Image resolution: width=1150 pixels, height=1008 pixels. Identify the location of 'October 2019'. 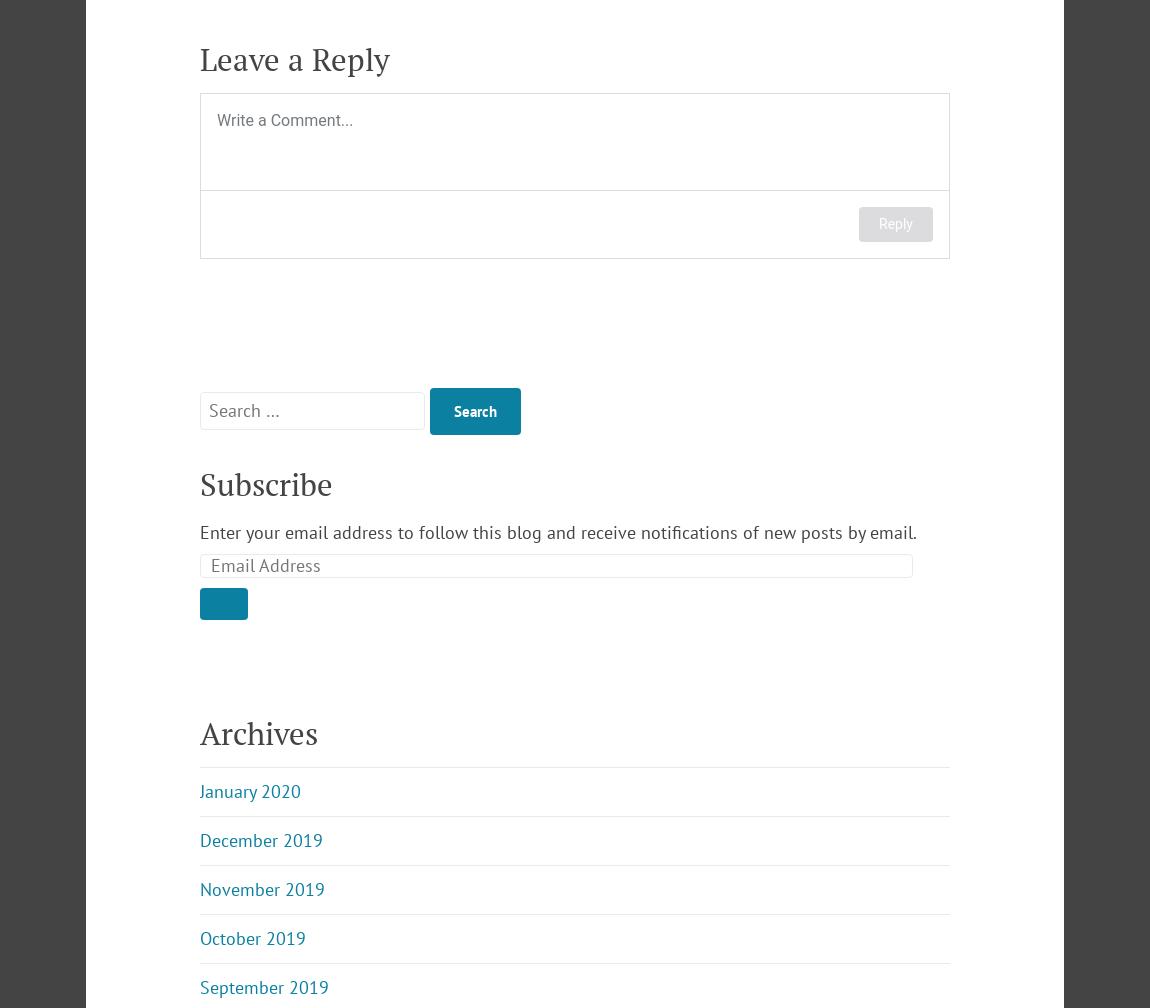
(252, 937).